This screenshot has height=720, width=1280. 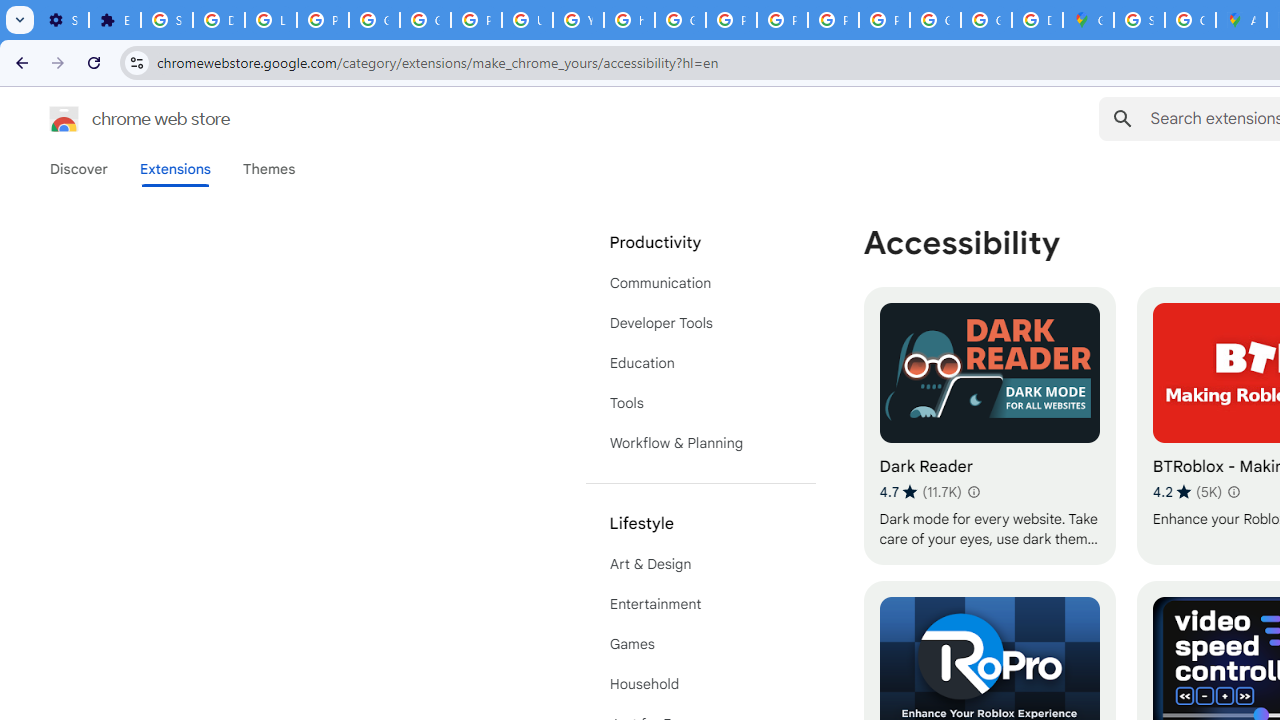 I want to click on 'Create your Google Account', so click(x=1190, y=20).